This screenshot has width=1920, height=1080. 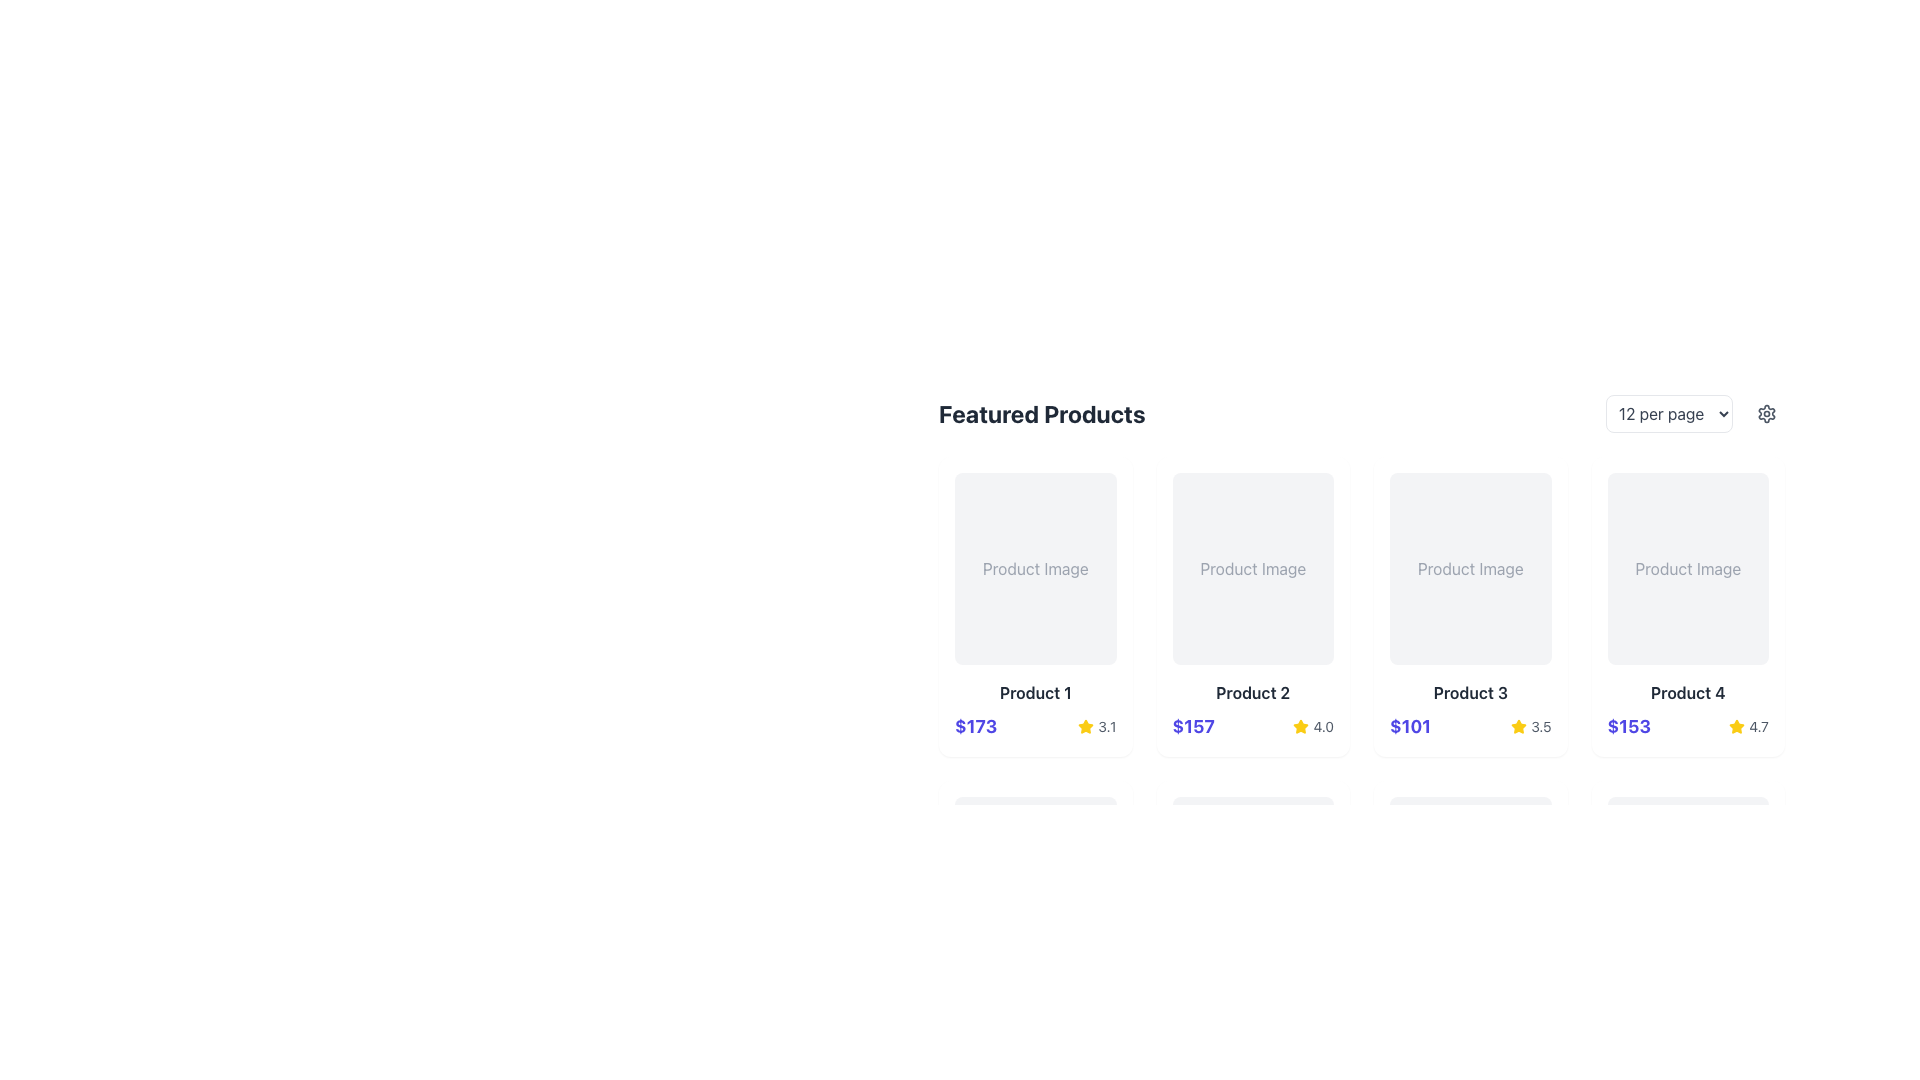 What do you see at coordinates (1694, 412) in the screenshot?
I see `the dropdown menu located in the top-right corner of the 'Featured Products' section` at bounding box center [1694, 412].